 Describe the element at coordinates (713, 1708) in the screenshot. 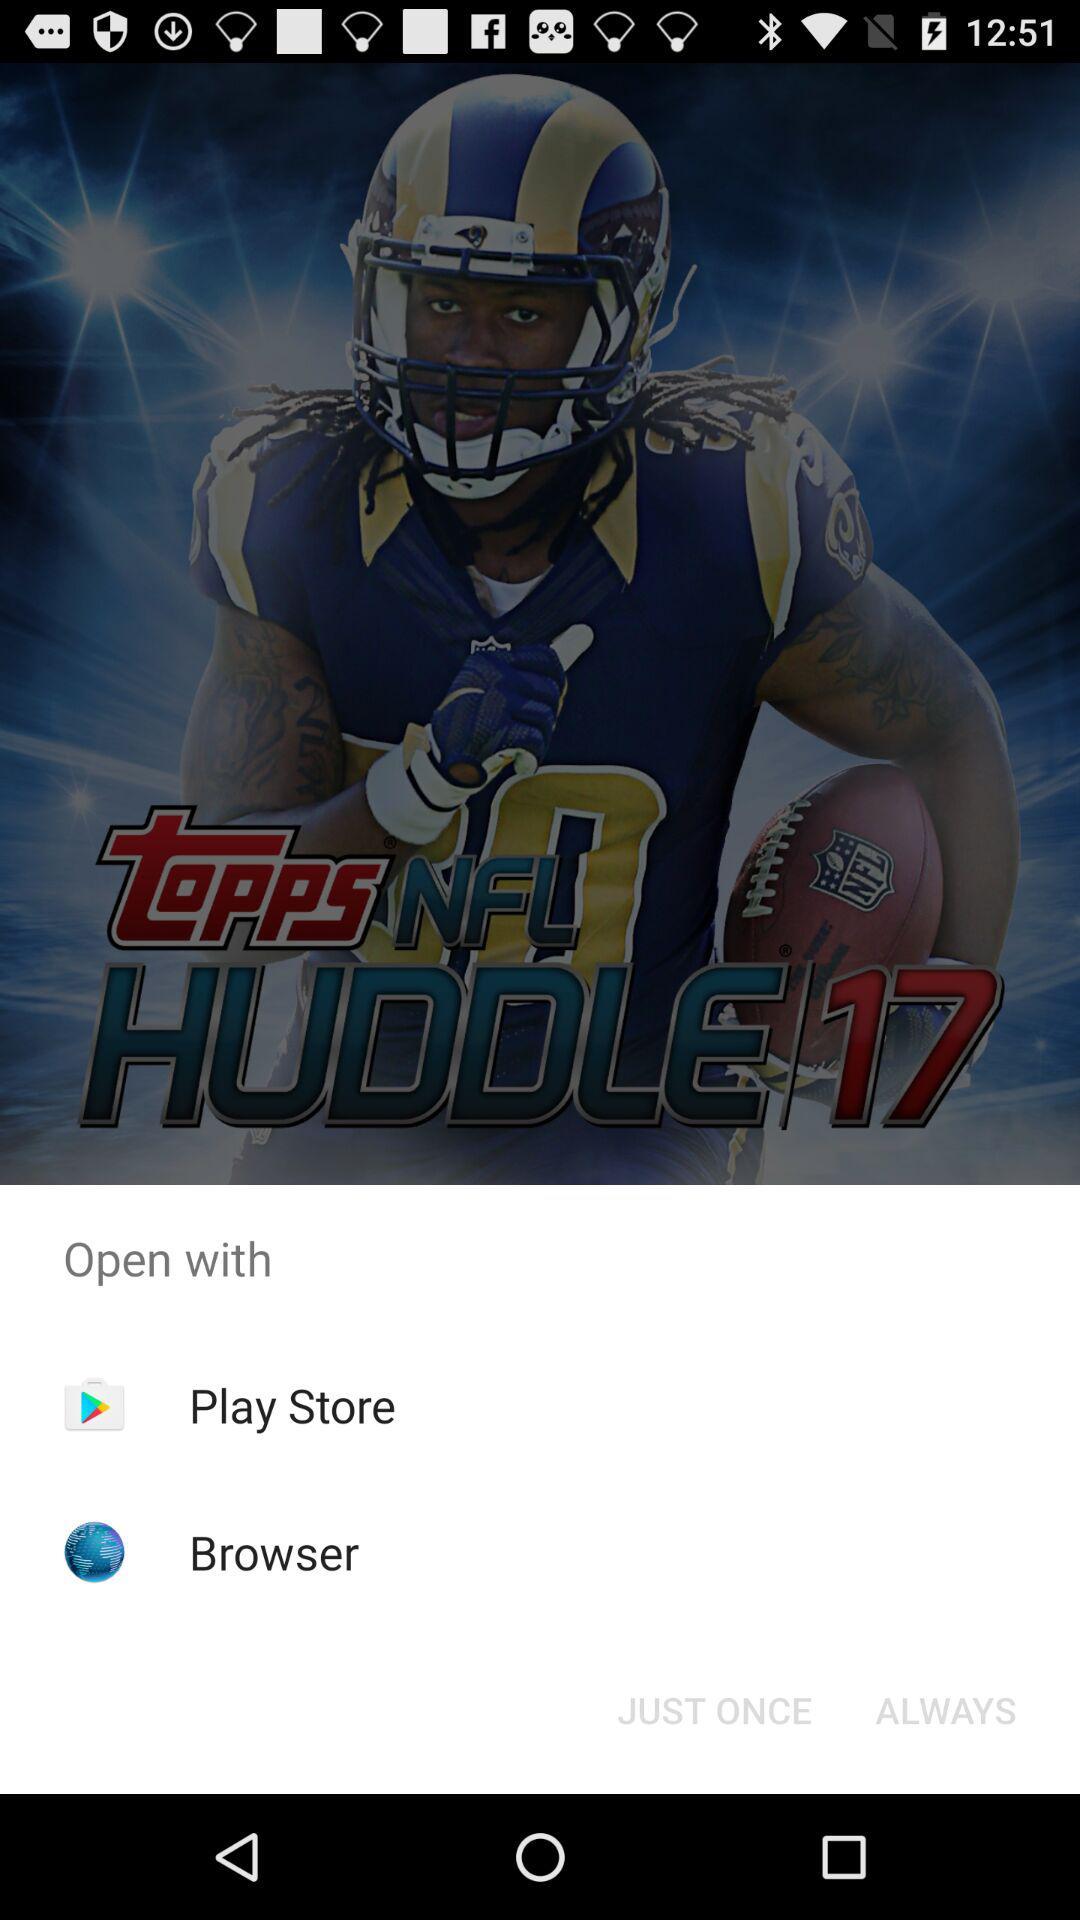

I see `the icon below the open with app` at that location.